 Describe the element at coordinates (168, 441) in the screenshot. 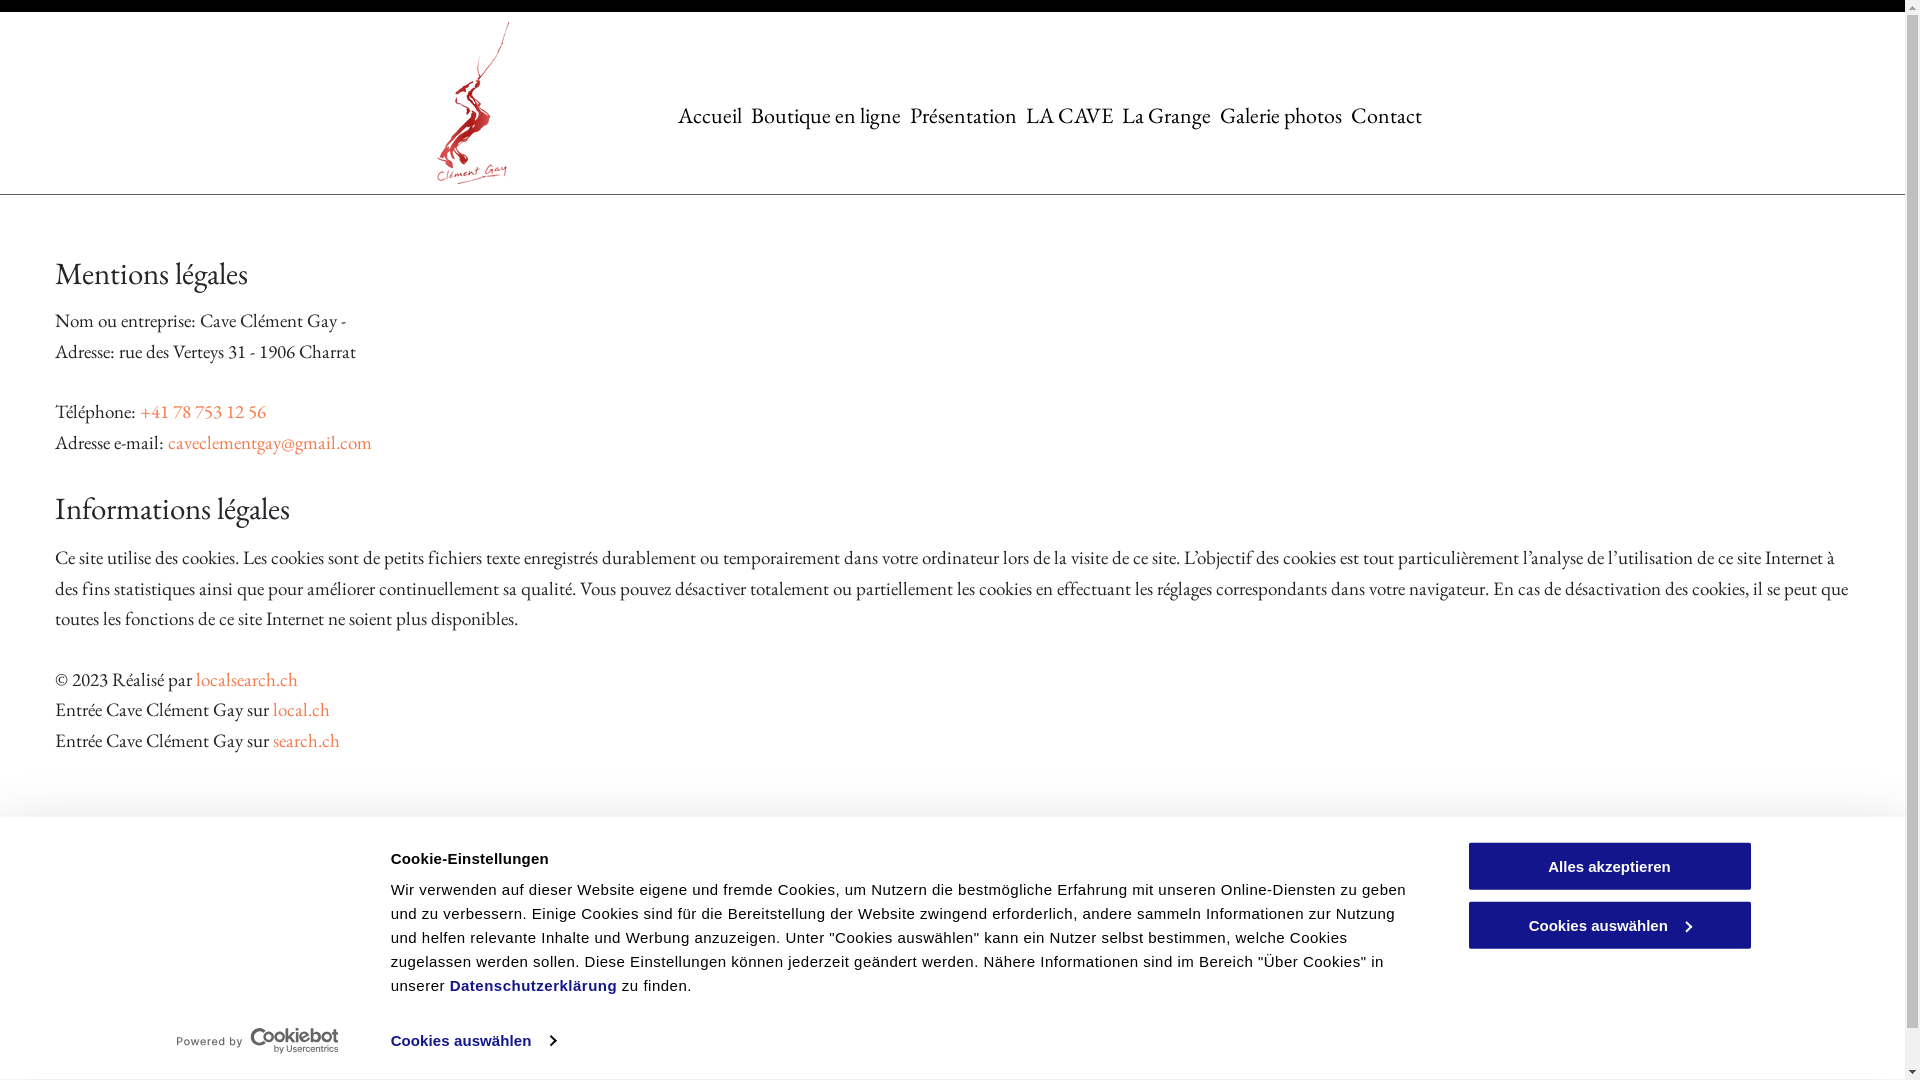

I see `'caveclementgay@gmail.com'` at that location.